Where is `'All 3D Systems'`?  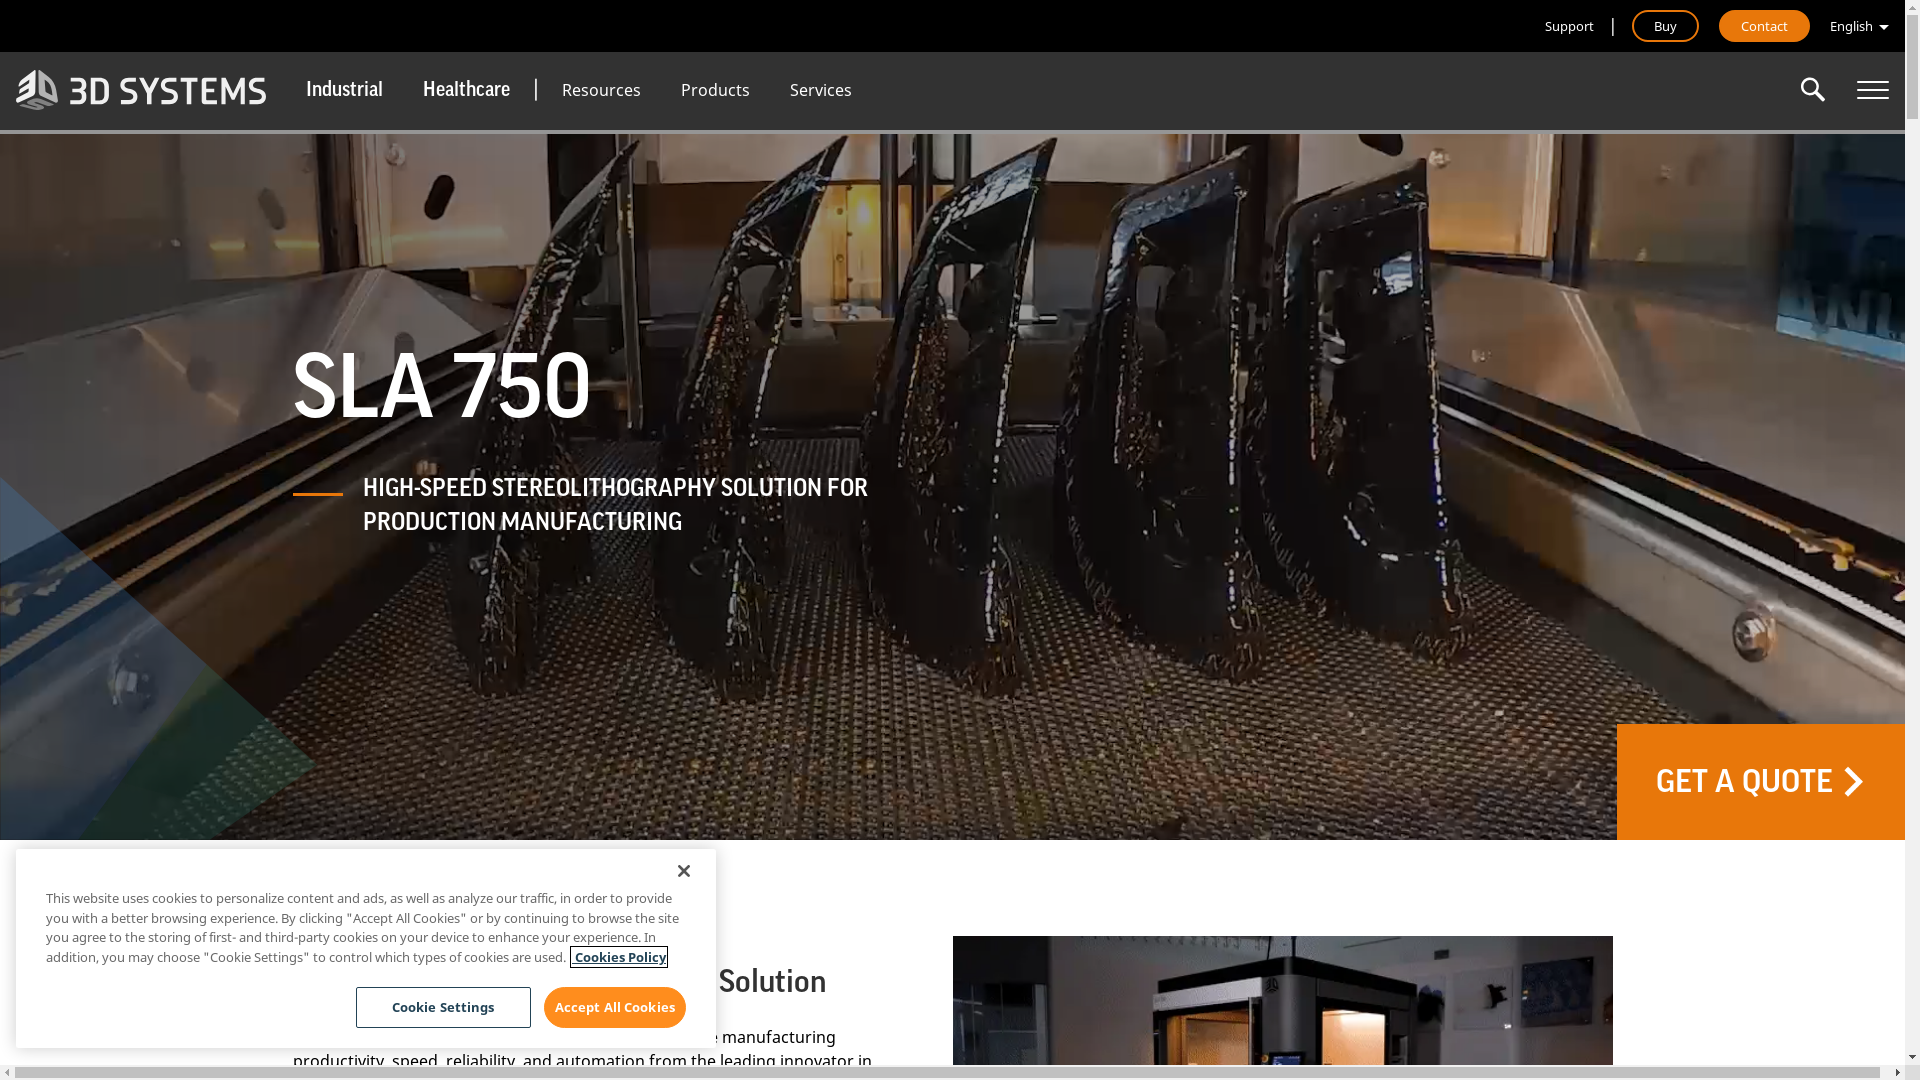 'All 3D Systems' is located at coordinates (1871, 88).